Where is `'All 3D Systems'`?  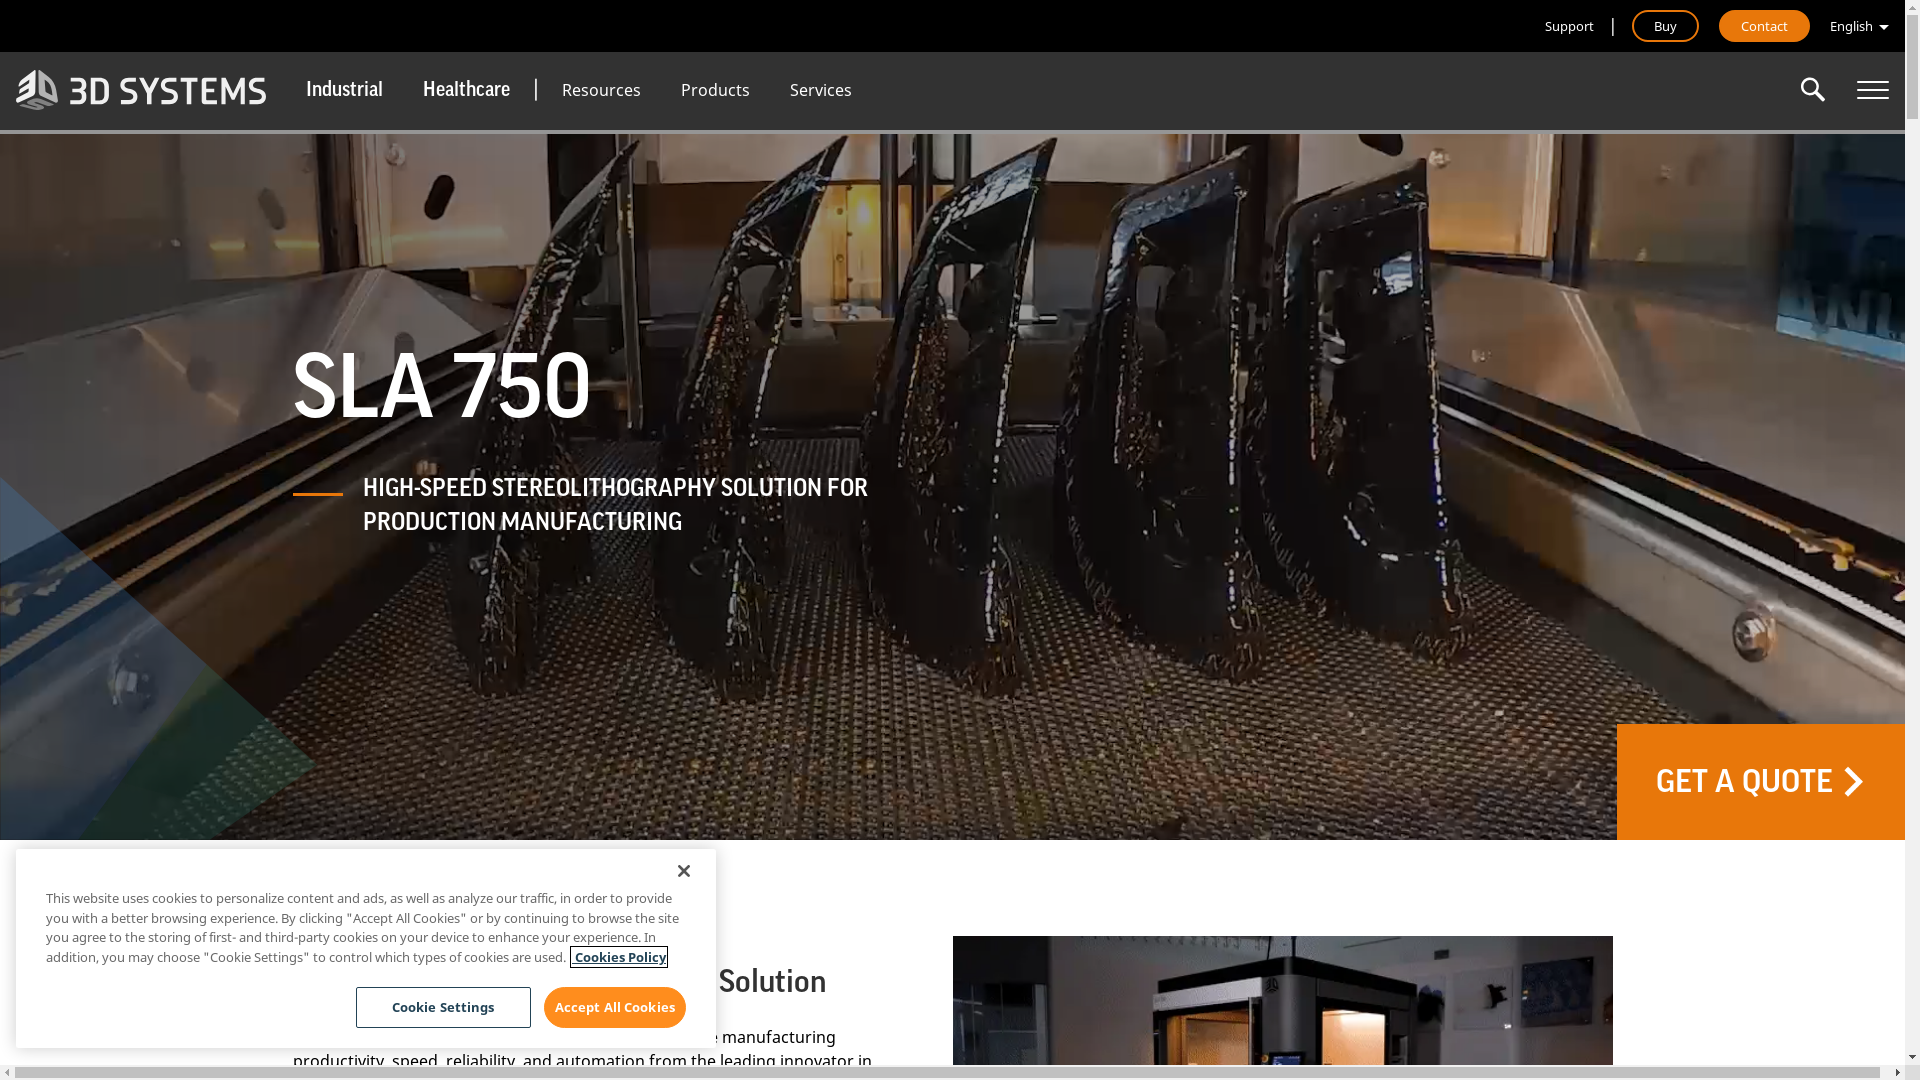 'All 3D Systems' is located at coordinates (1871, 88).